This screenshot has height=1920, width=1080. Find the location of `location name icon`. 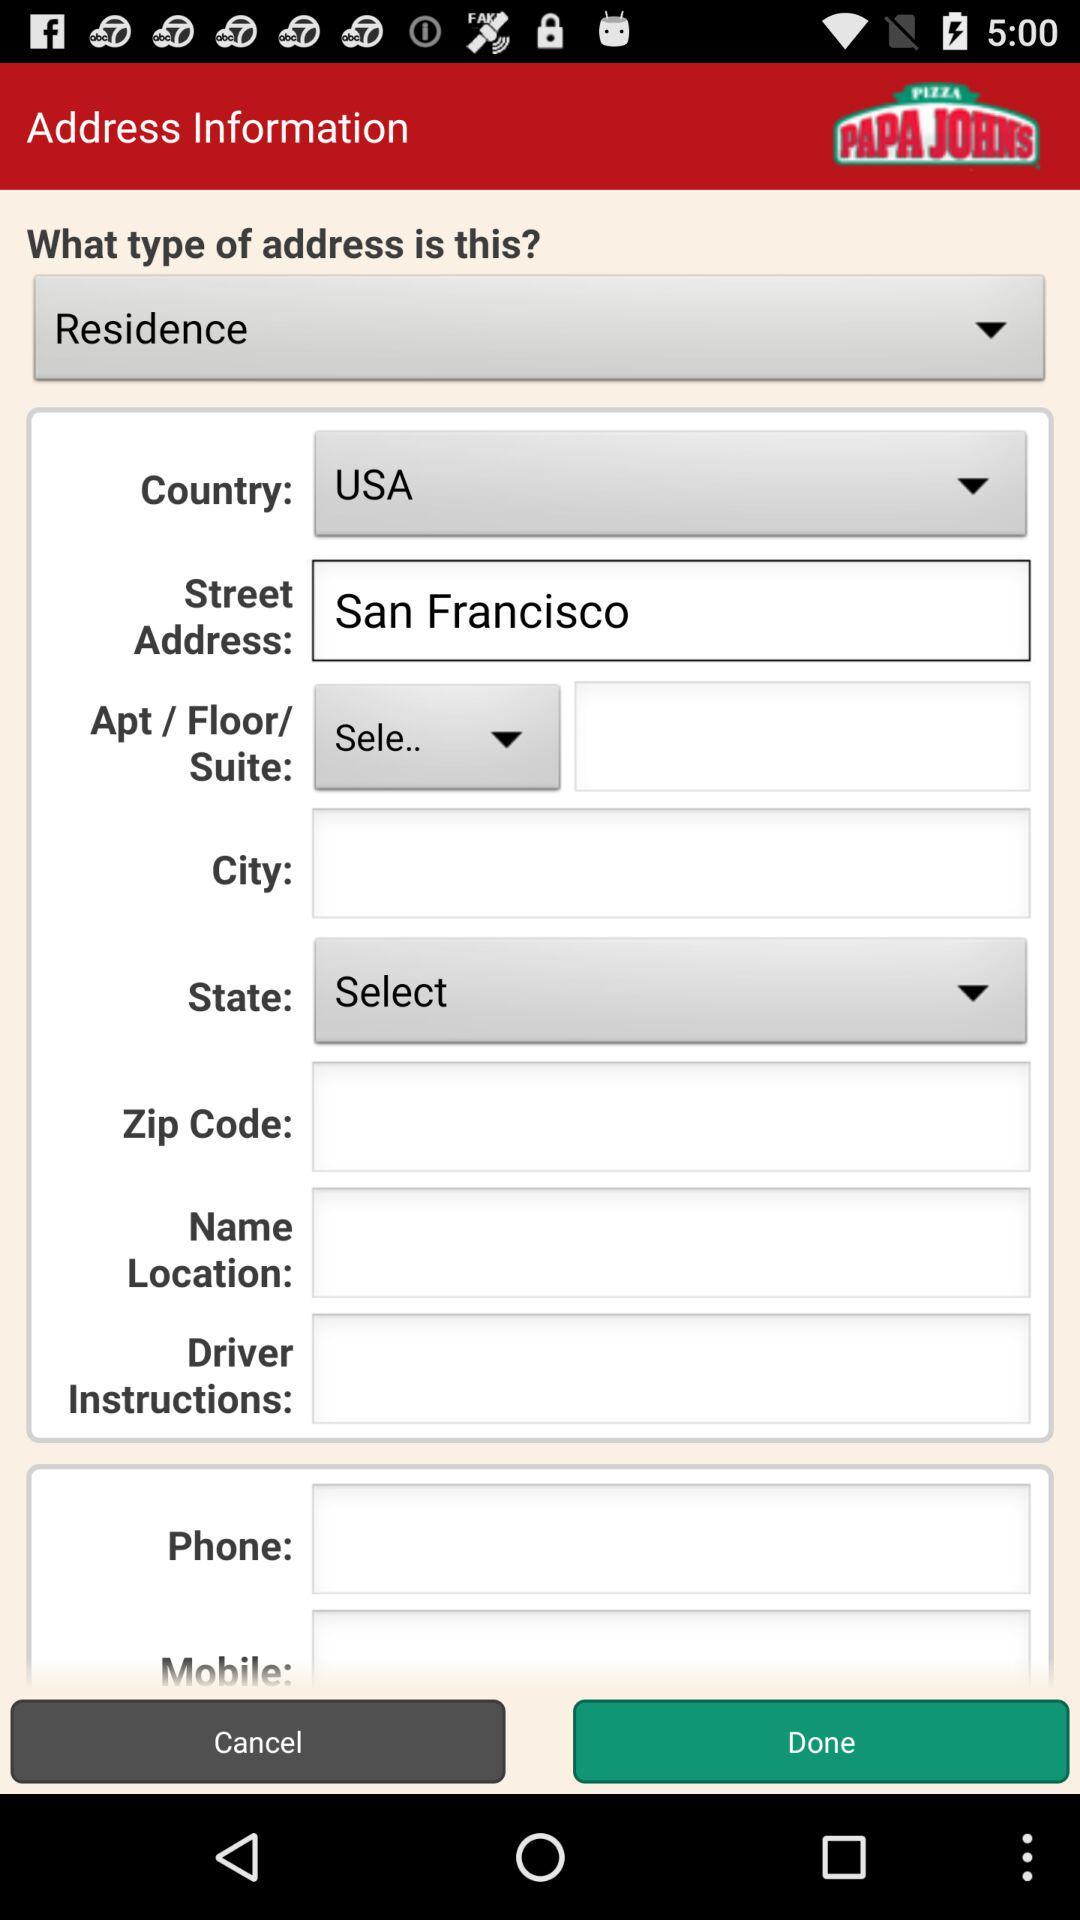

location name icon is located at coordinates (671, 1247).